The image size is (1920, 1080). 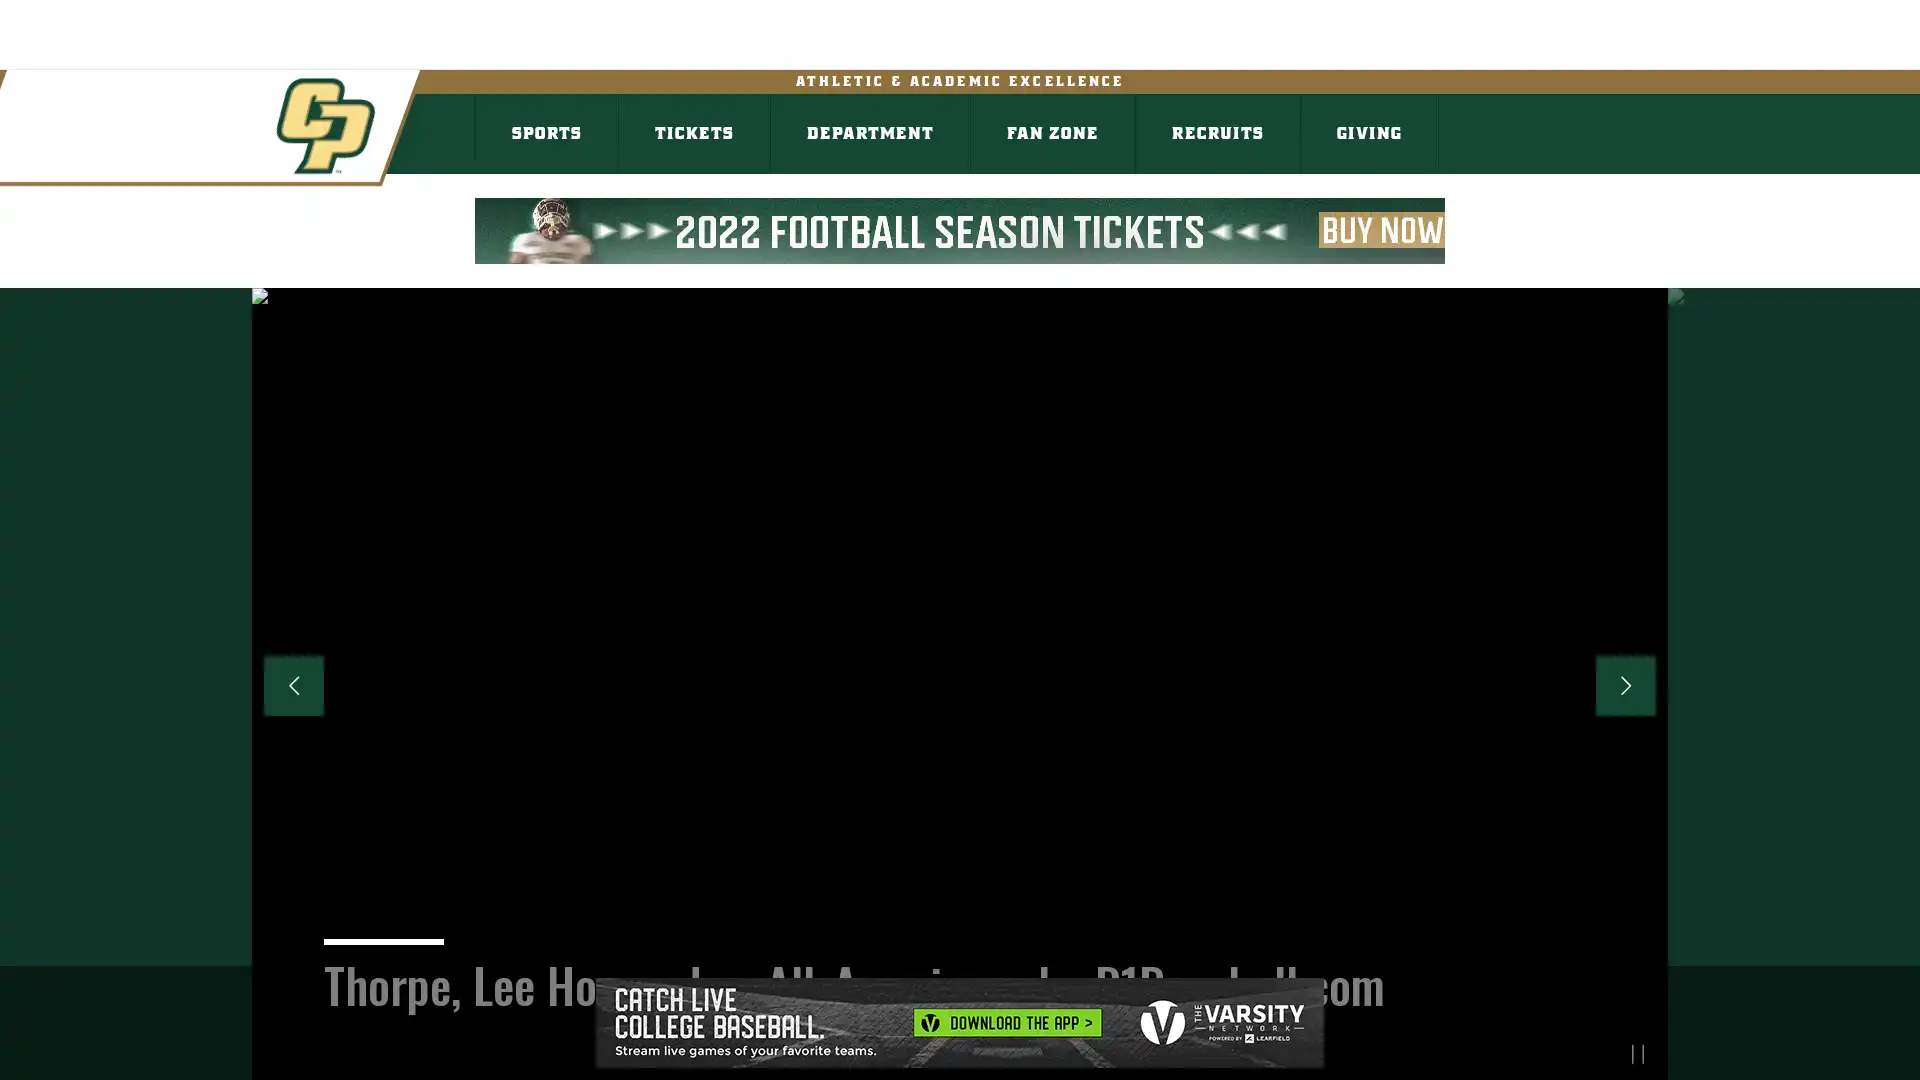 I want to click on Toggle game links, so click(x=494, y=53).